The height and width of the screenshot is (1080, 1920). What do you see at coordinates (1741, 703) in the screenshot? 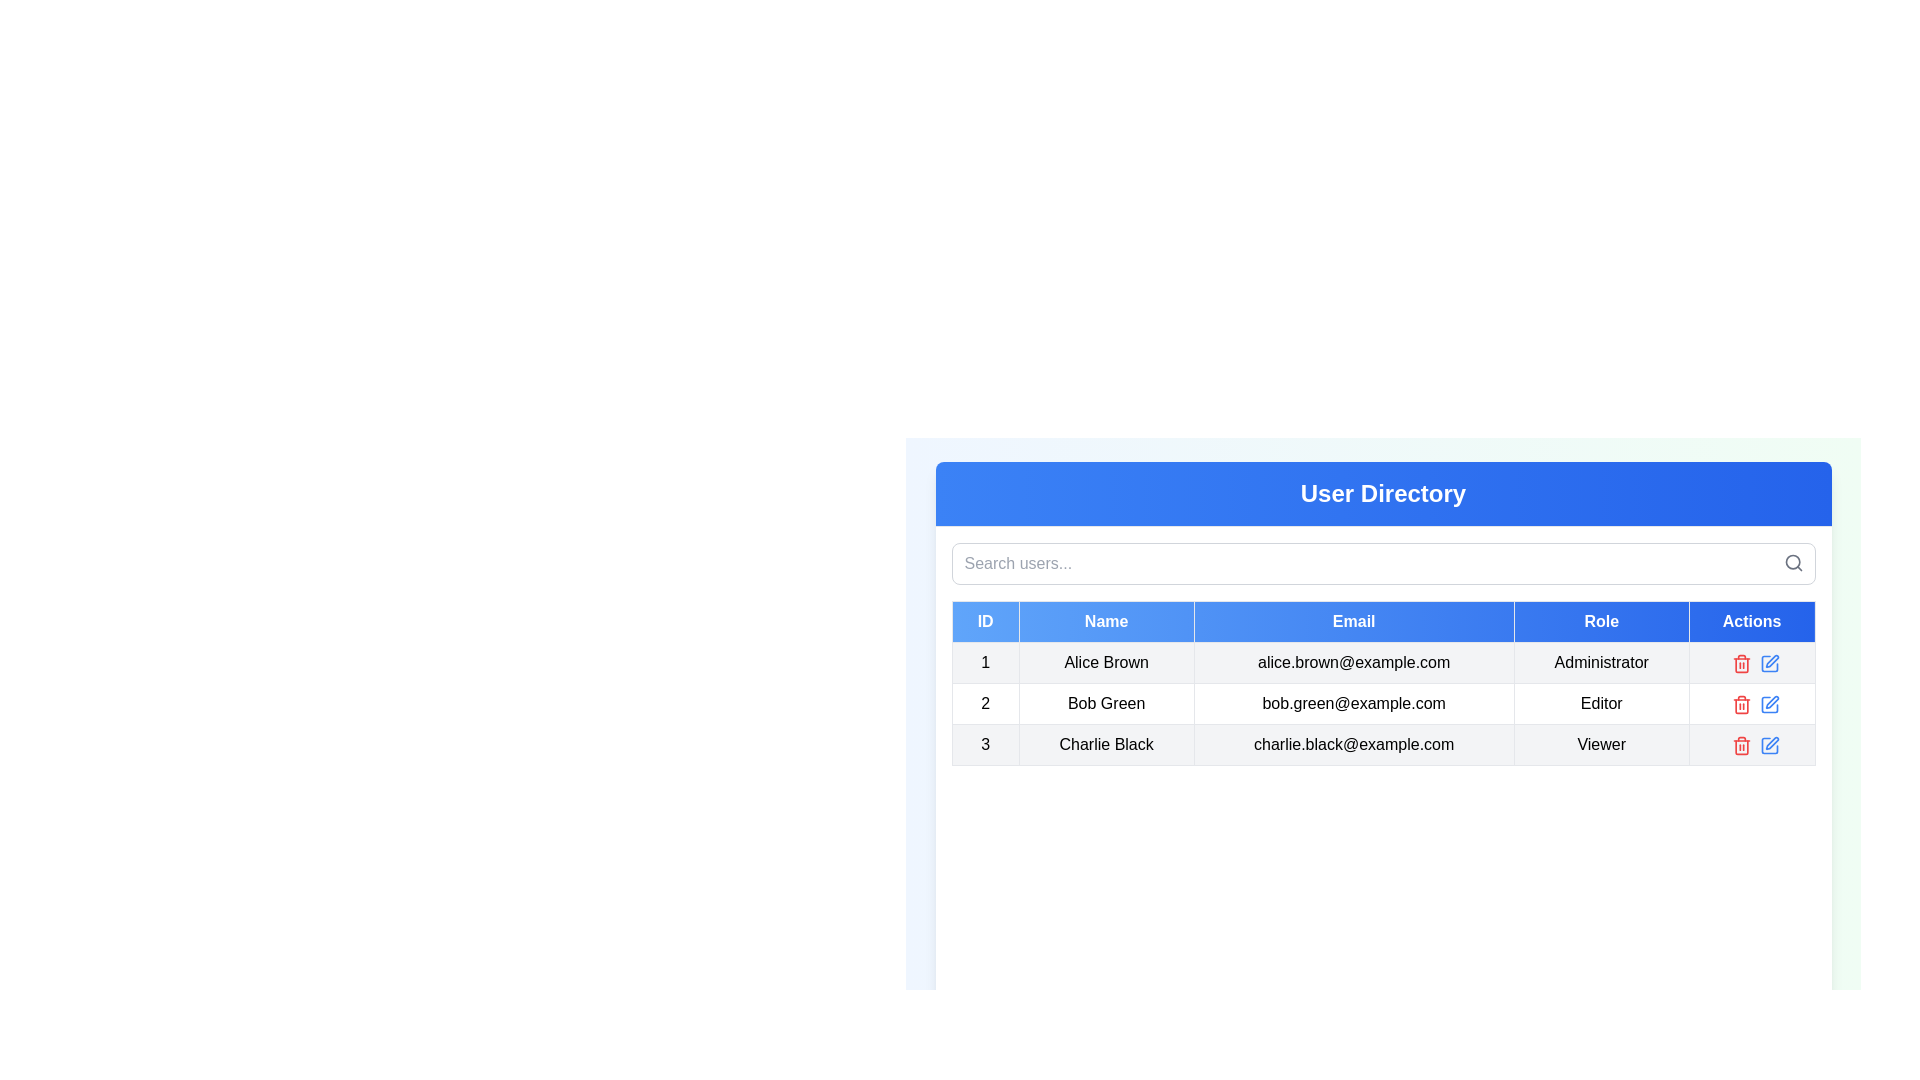
I see `the delete icon button located in the second row of the user listing table under the 'Actions' column` at bounding box center [1741, 703].